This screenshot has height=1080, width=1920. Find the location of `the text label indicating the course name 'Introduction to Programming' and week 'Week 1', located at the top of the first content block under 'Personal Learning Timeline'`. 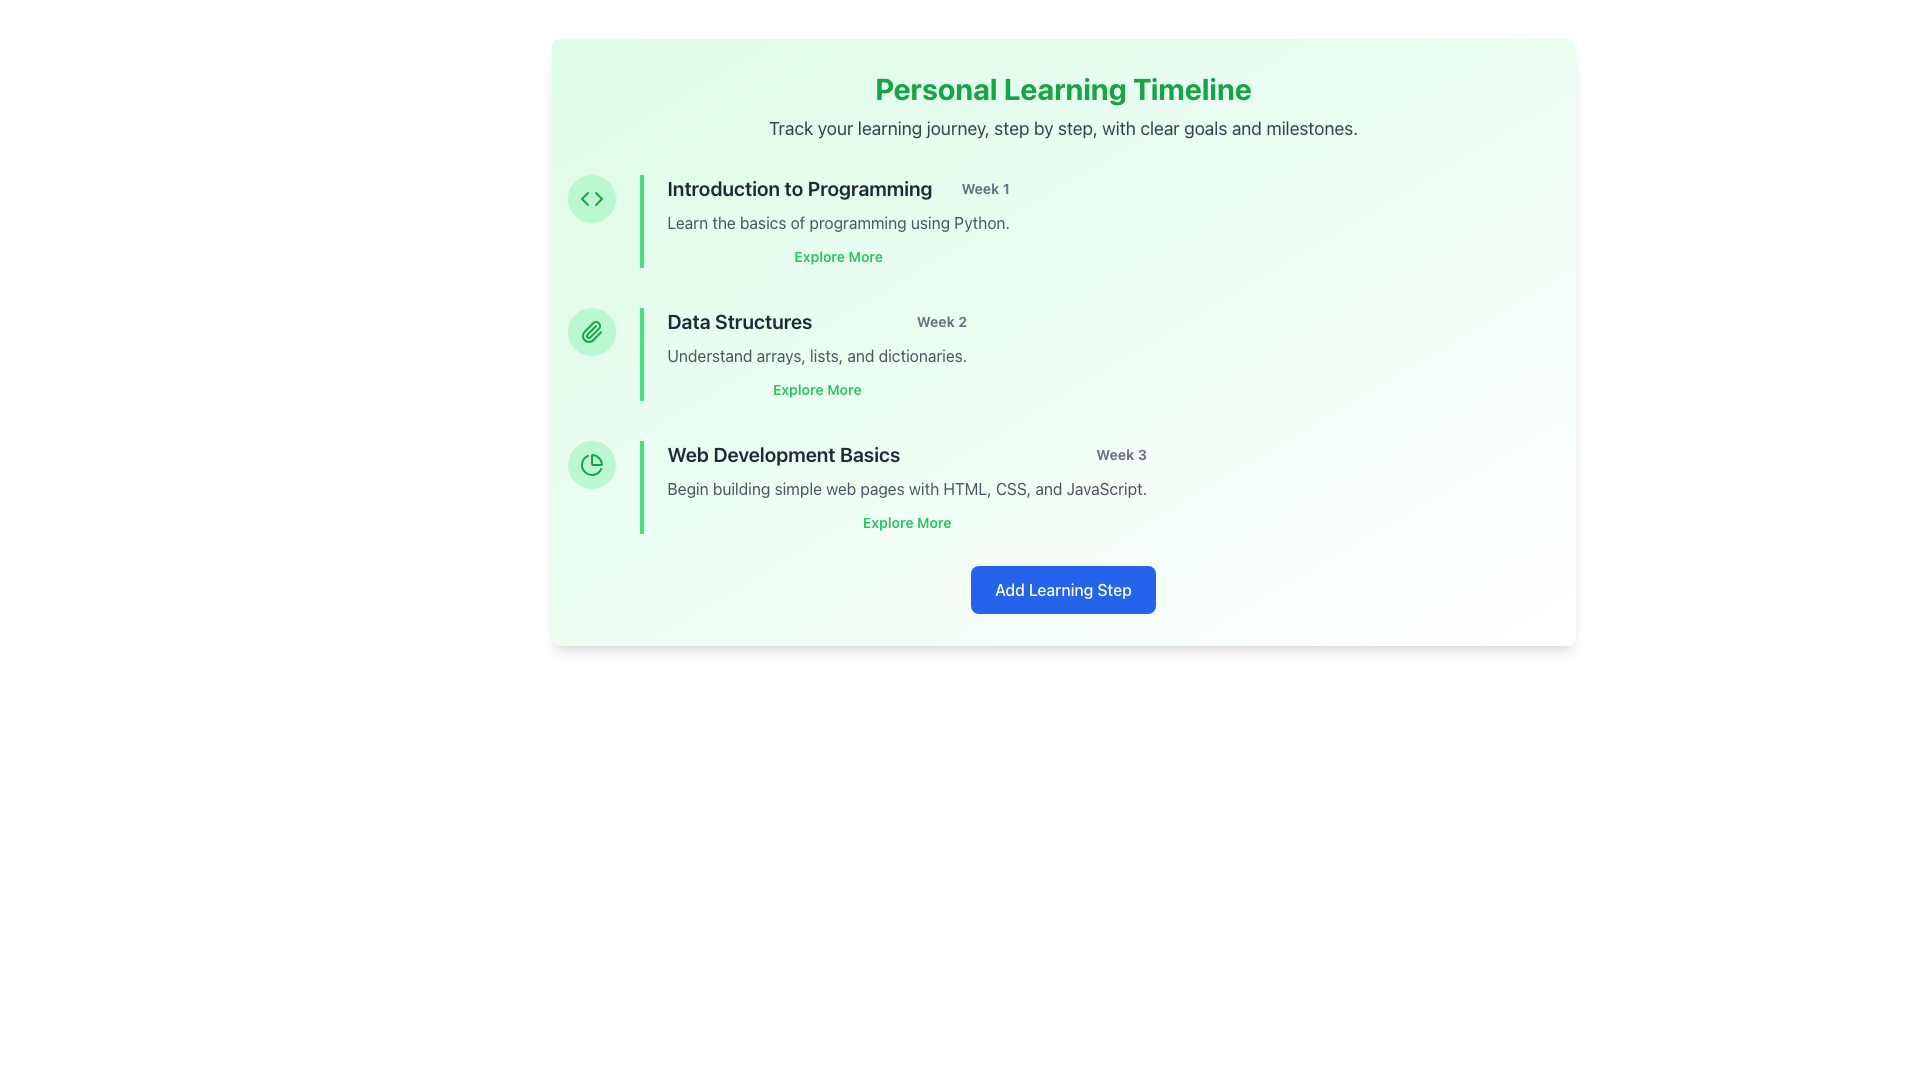

the text label indicating the course name 'Introduction to Programming' and week 'Week 1', located at the top of the first content block under 'Personal Learning Timeline' is located at coordinates (838, 189).